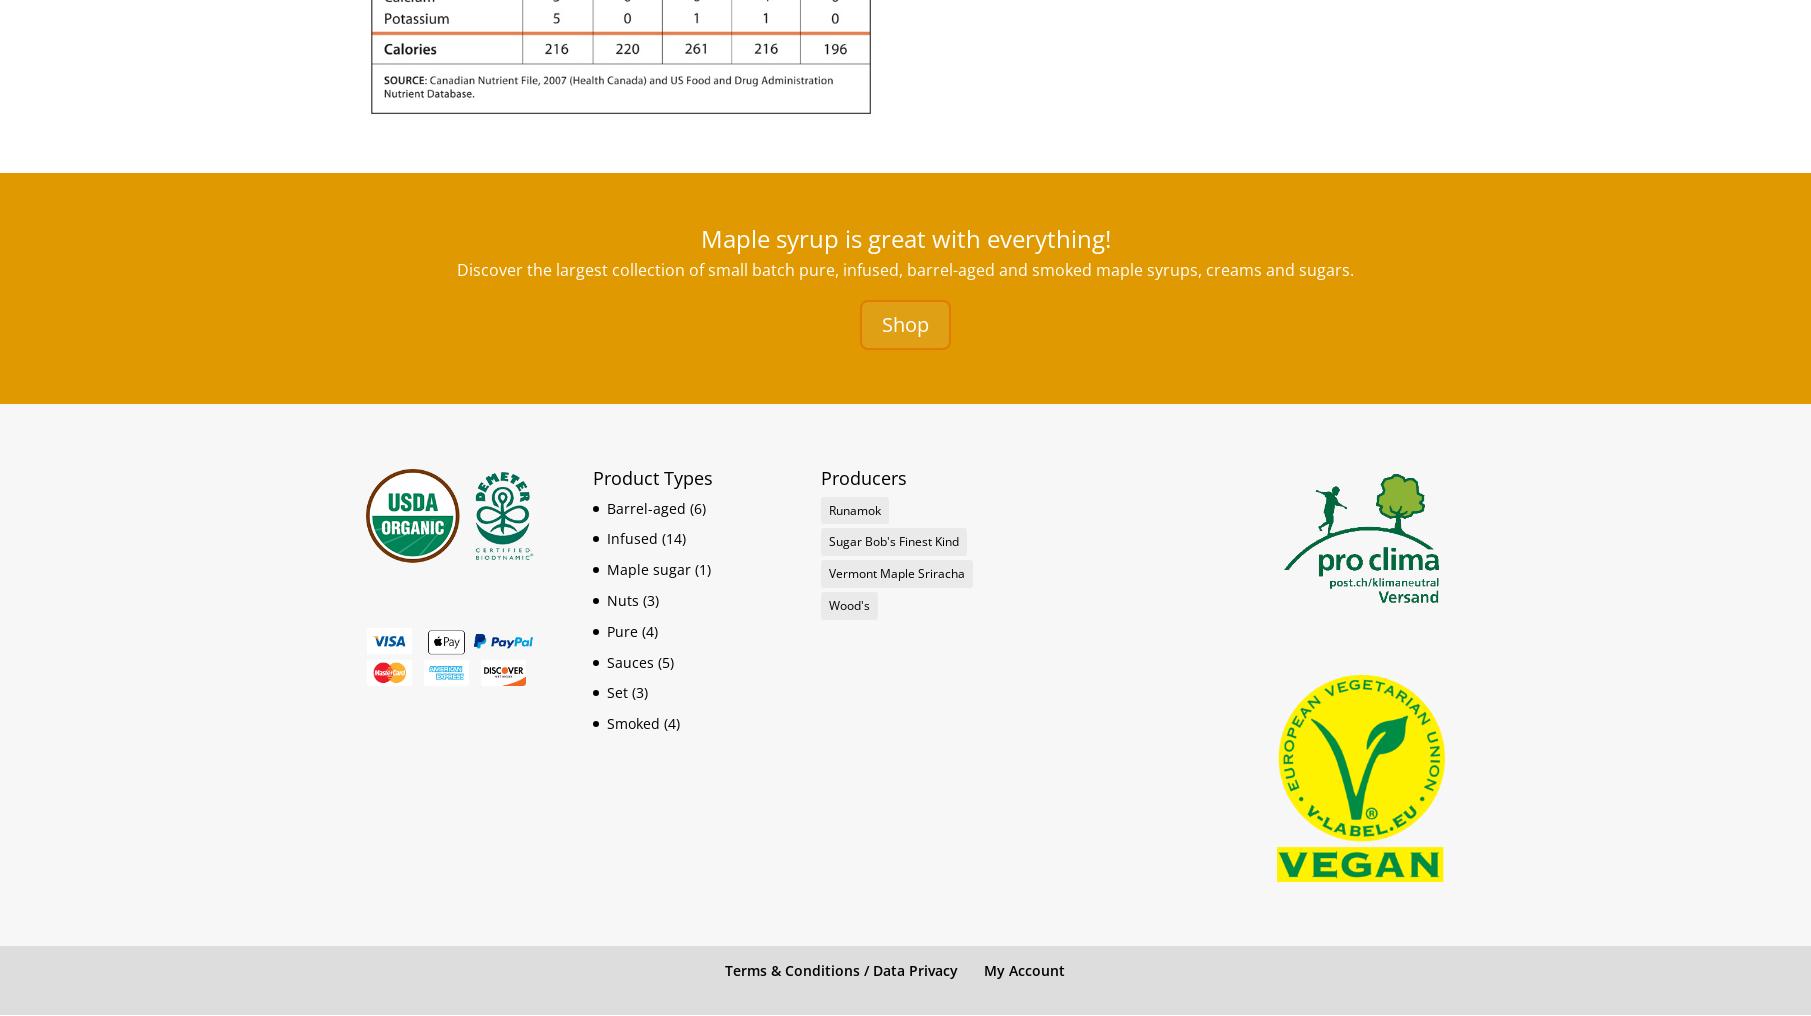  Describe the element at coordinates (864, 477) in the screenshot. I see `'Producers'` at that location.